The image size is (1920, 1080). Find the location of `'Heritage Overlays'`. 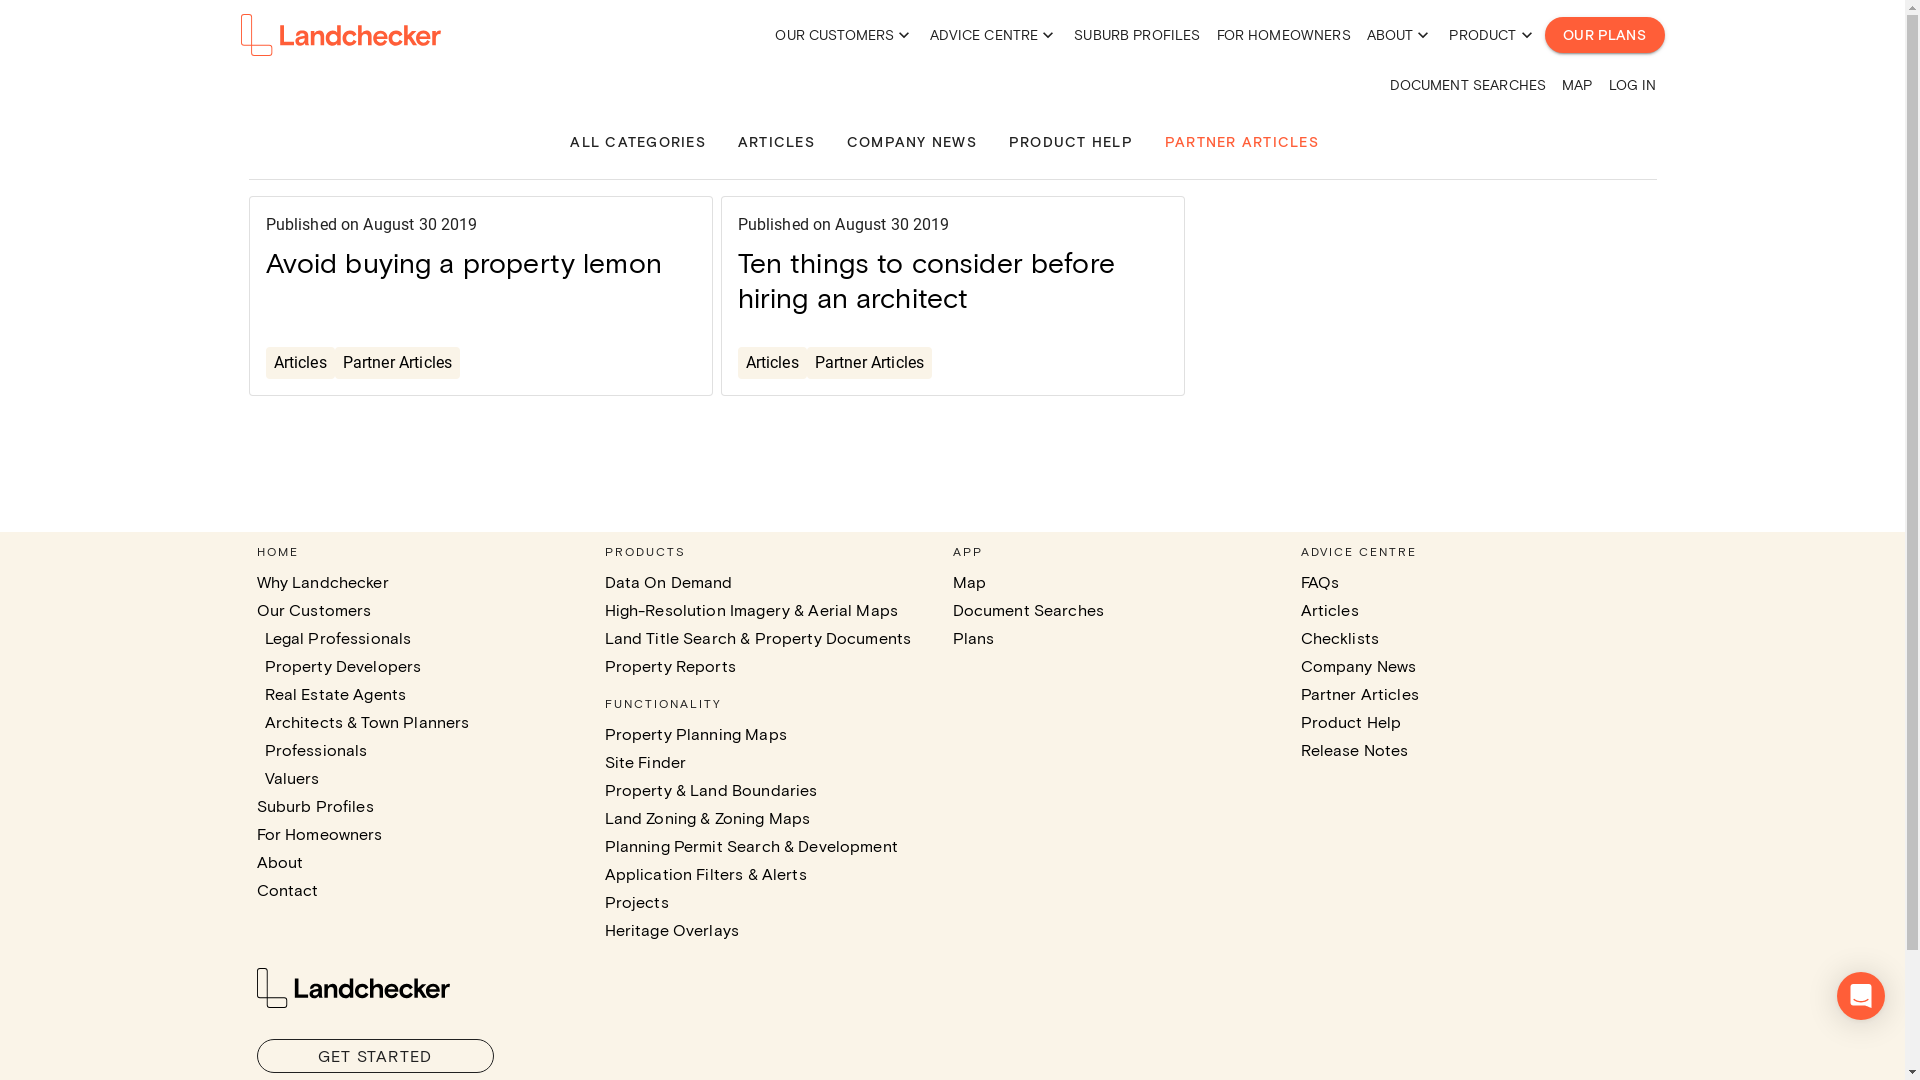

'Heritage Overlays' is located at coordinates (671, 930).